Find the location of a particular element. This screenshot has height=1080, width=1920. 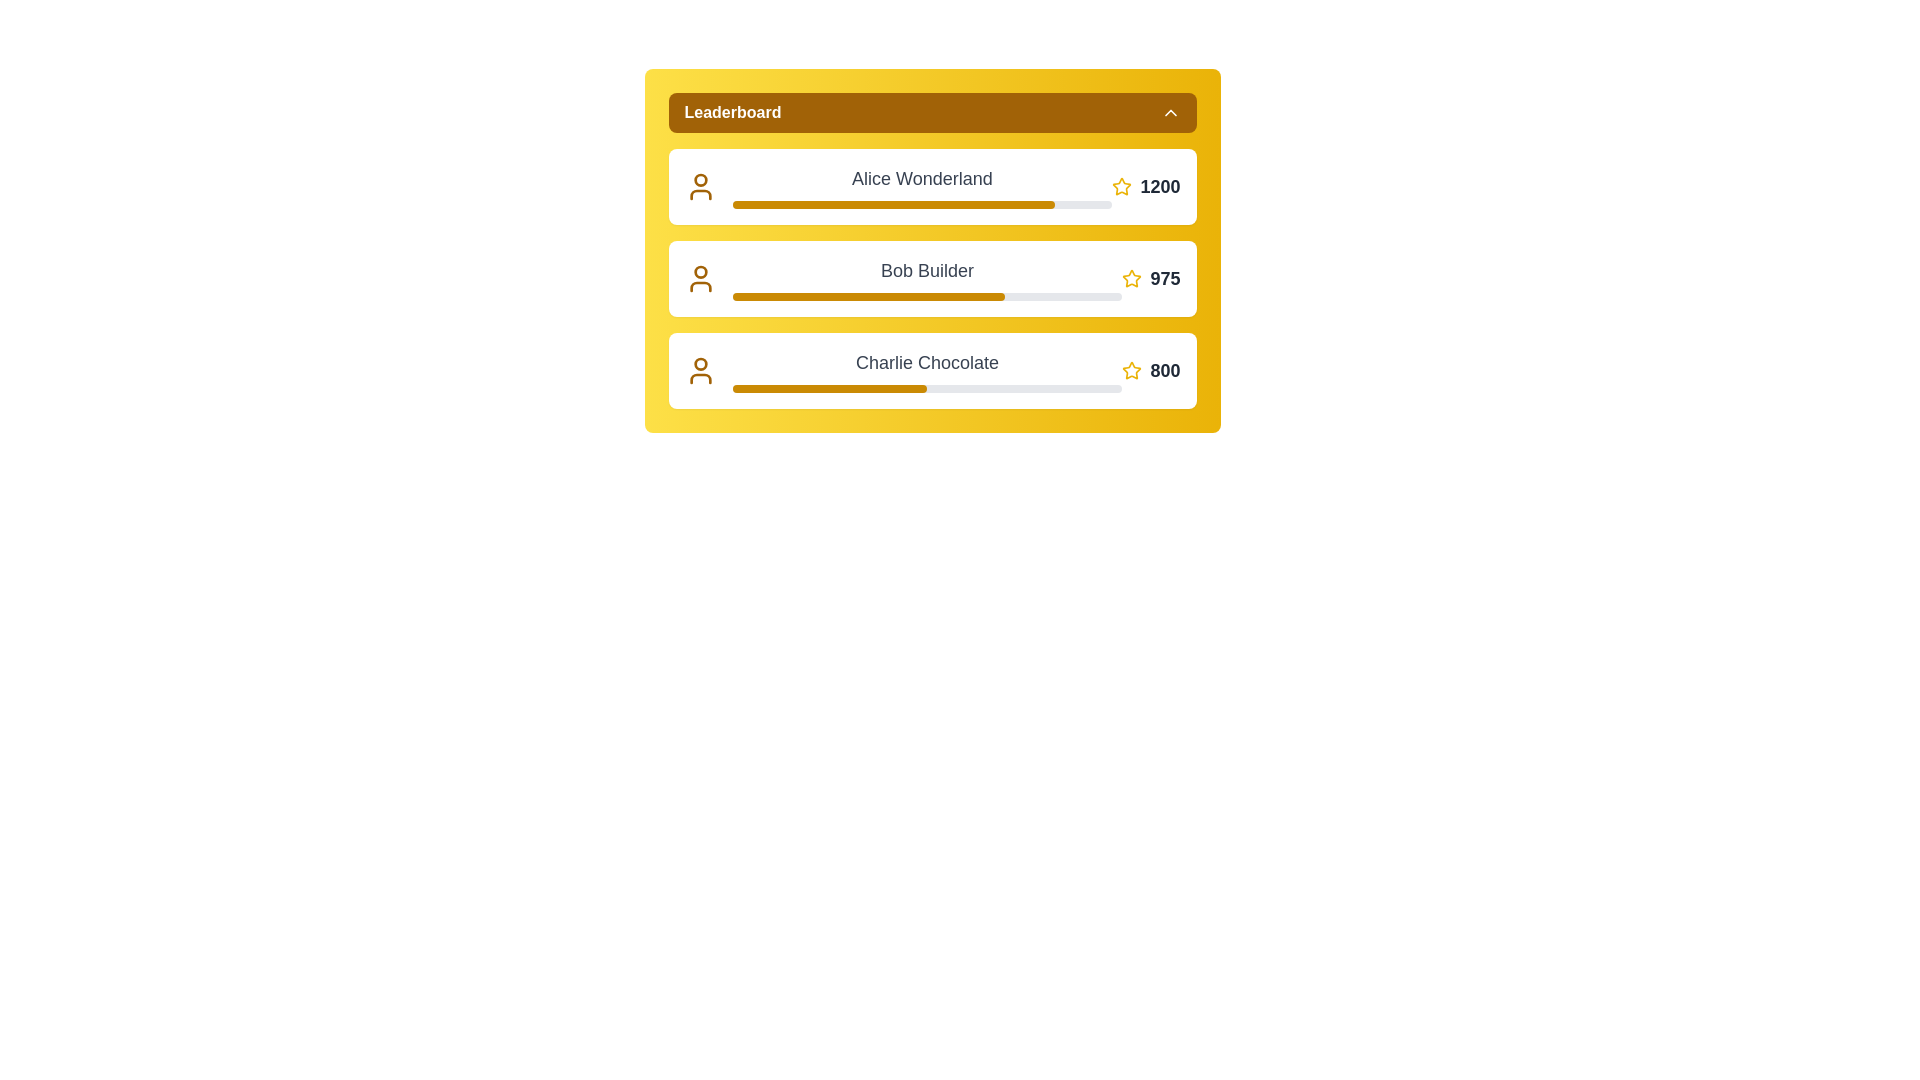

the user identification icon located in the third row of the leaderboard, directly preceding the name 'Charlie Chocolate' is located at coordinates (700, 370).